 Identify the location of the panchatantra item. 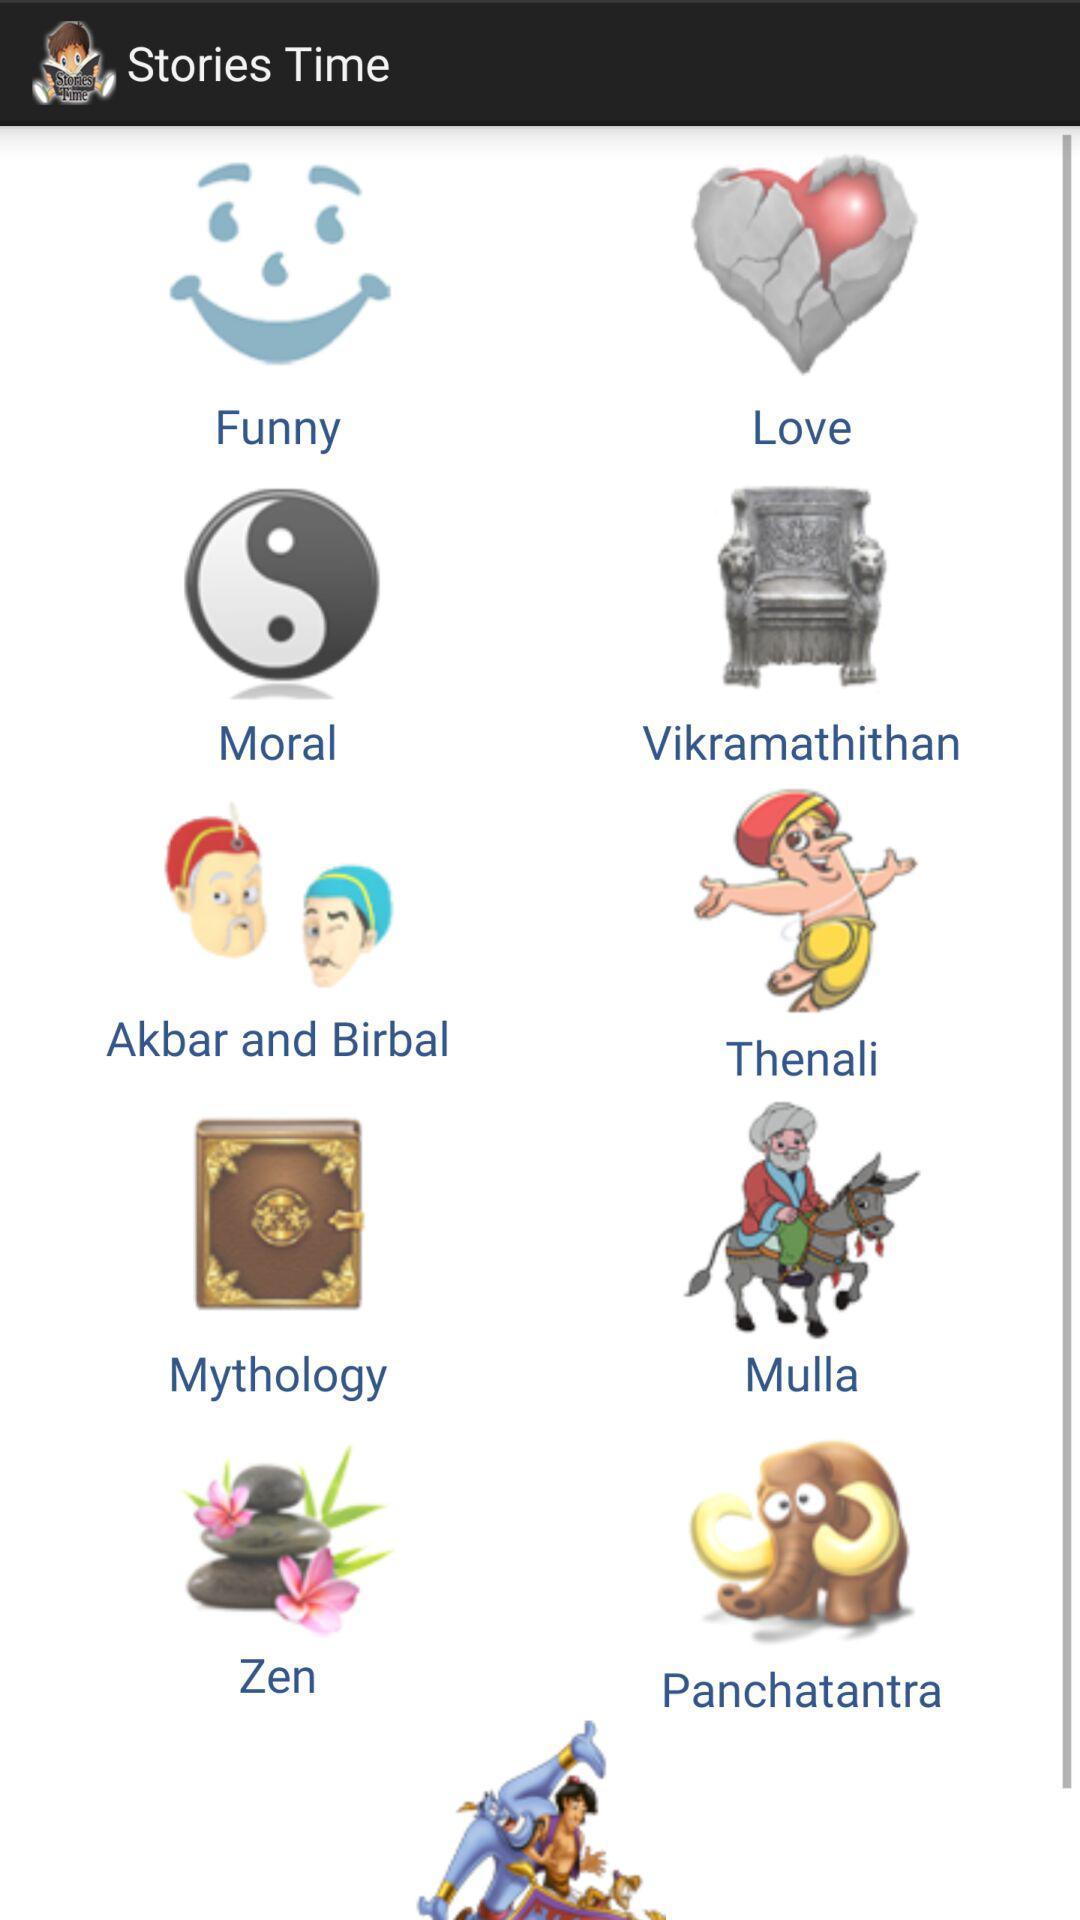
(801, 1561).